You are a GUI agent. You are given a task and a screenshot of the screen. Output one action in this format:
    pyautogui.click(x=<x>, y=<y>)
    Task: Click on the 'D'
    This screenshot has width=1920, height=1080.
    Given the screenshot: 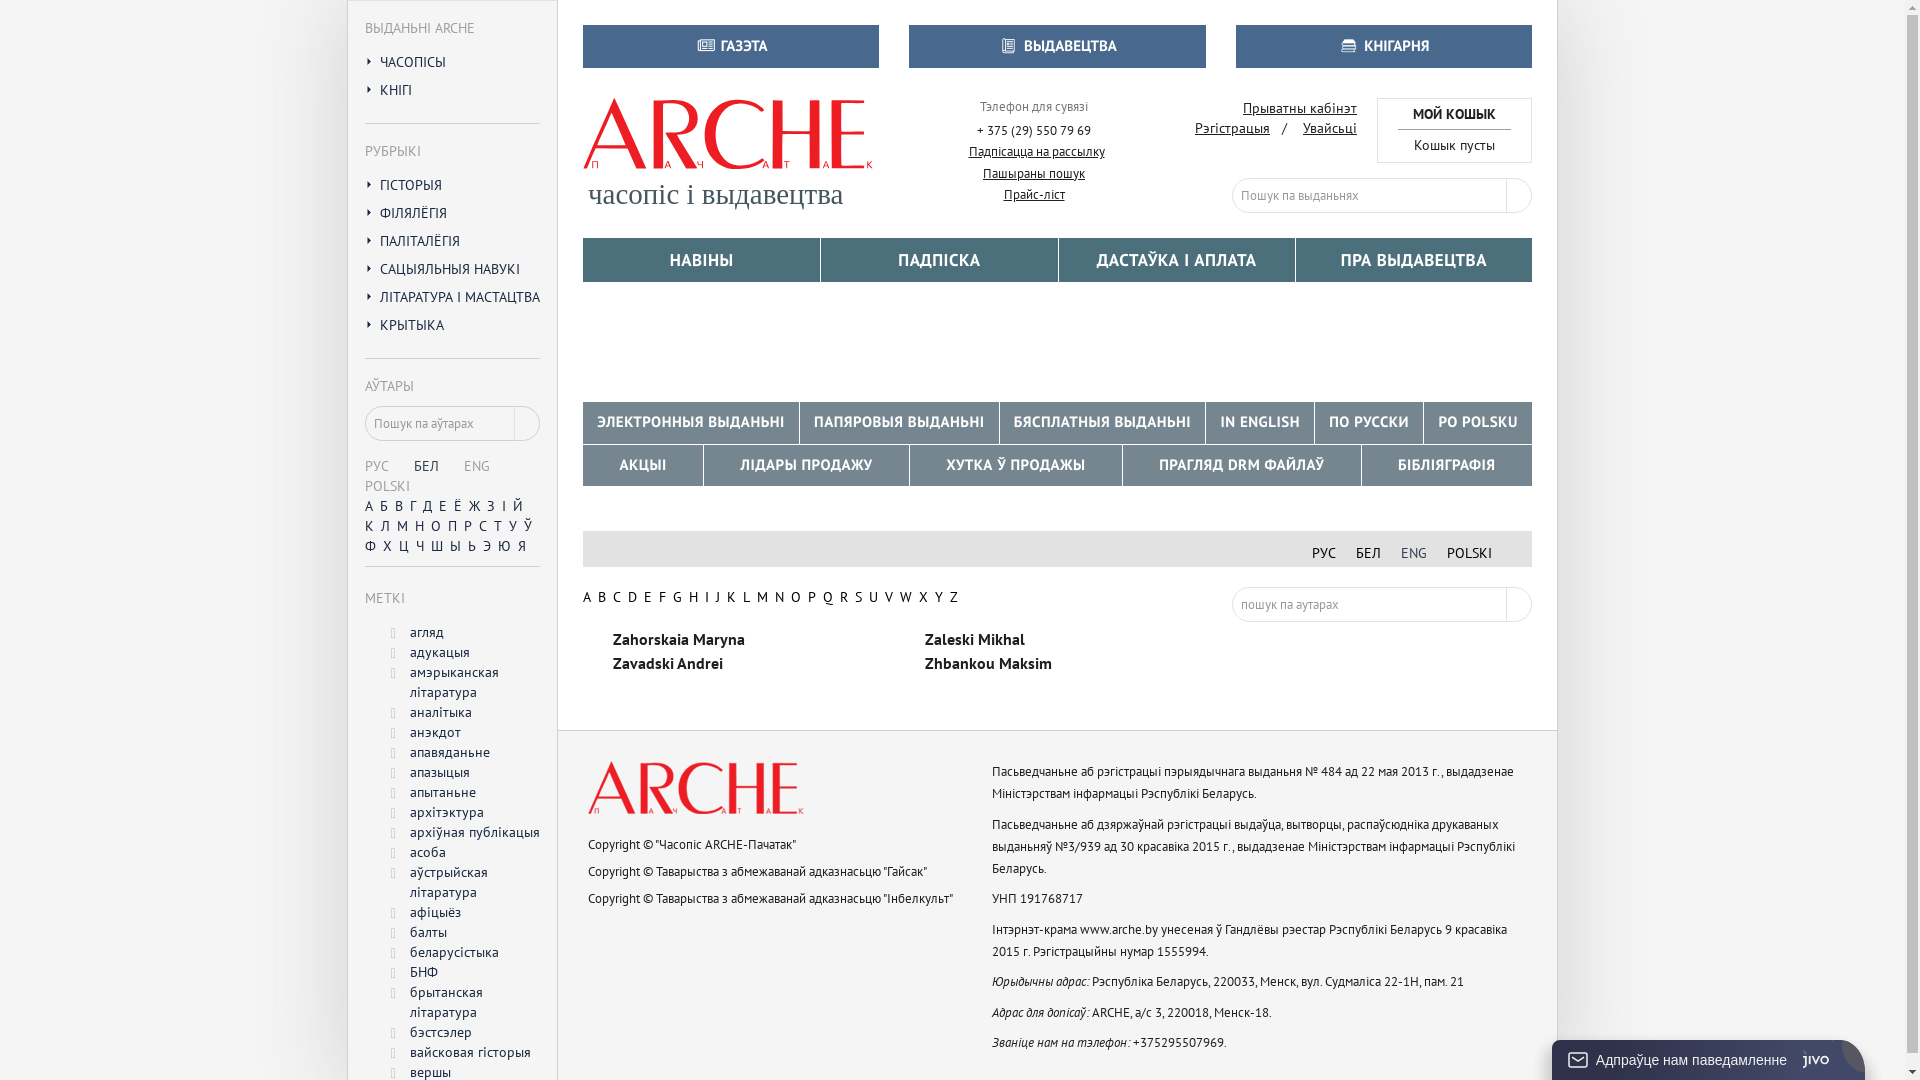 What is the action you would take?
    pyautogui.click(x=627, y=596)
    